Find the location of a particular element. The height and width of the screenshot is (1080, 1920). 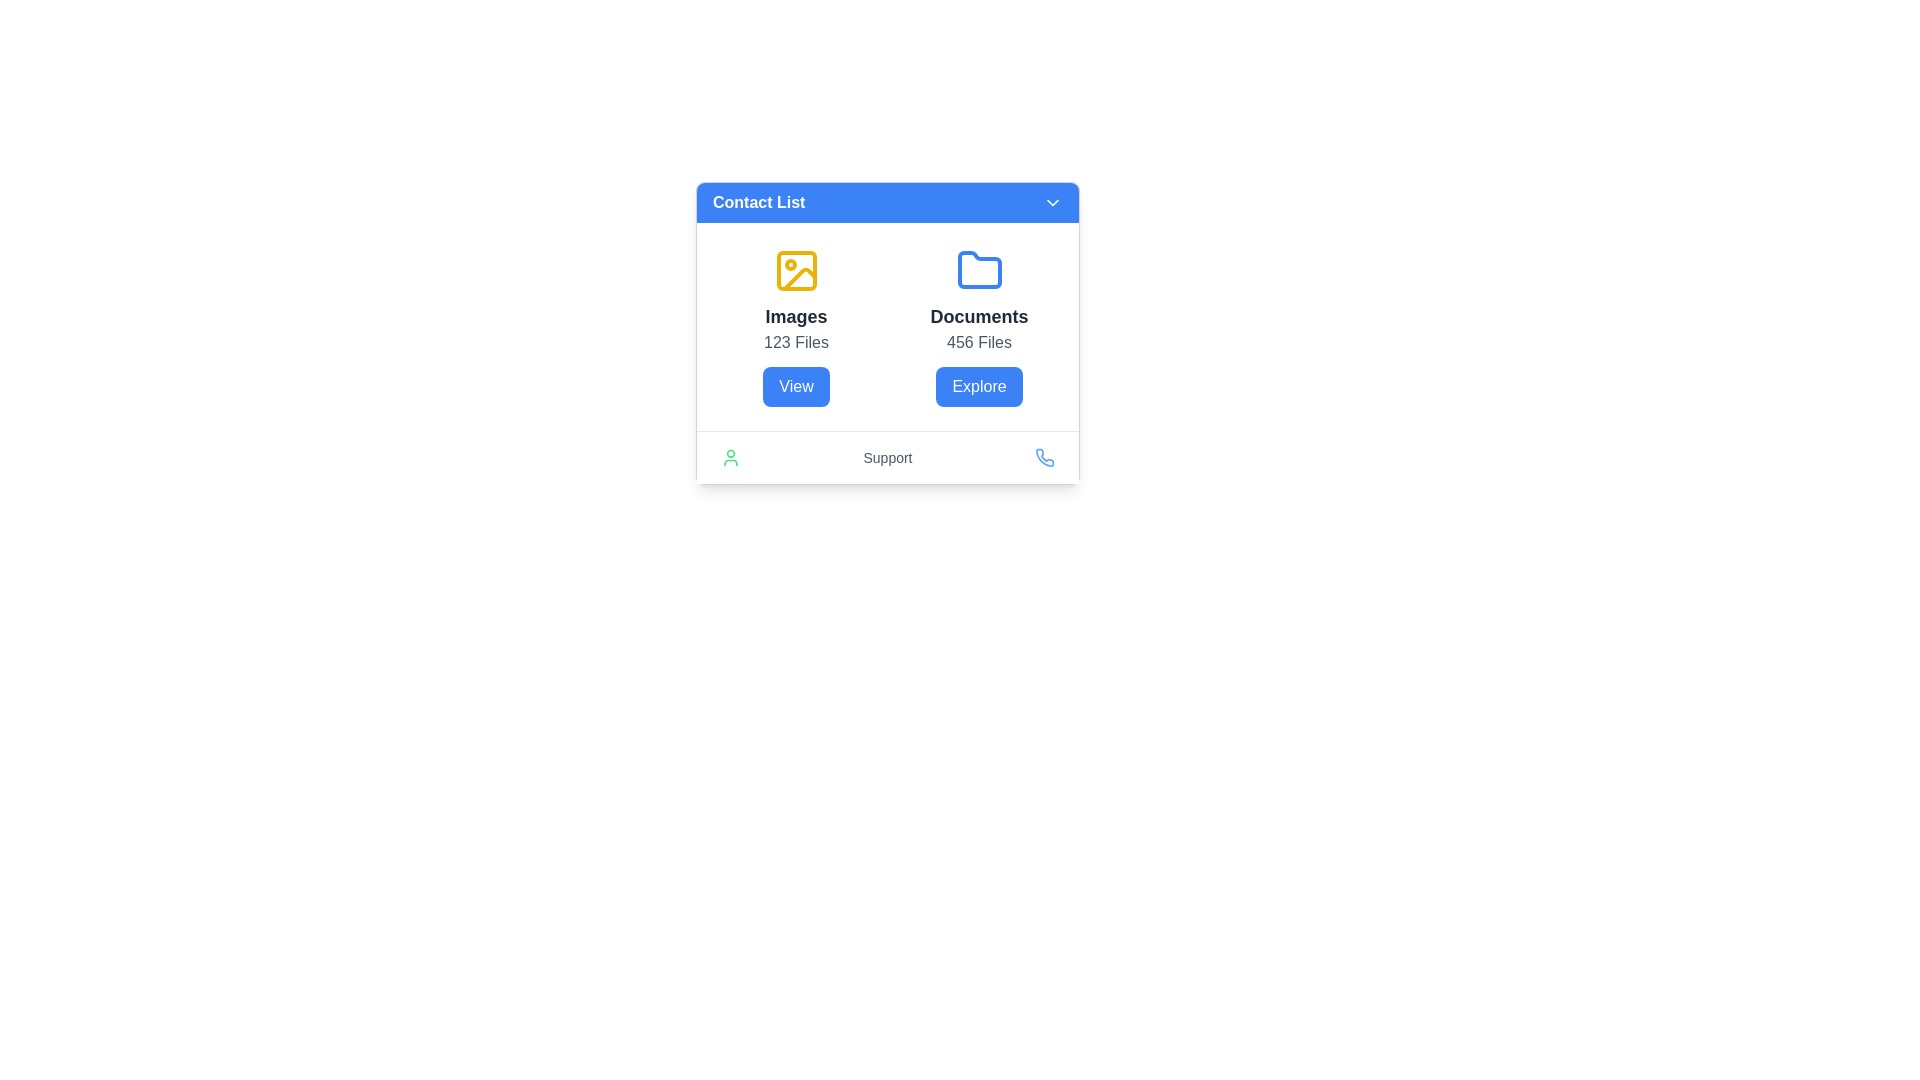

the Text Label displaying '123 Files', which is positioned below the 'Images' title and above the 'View' button in a vertical layout is located at coordinates (795, 342).